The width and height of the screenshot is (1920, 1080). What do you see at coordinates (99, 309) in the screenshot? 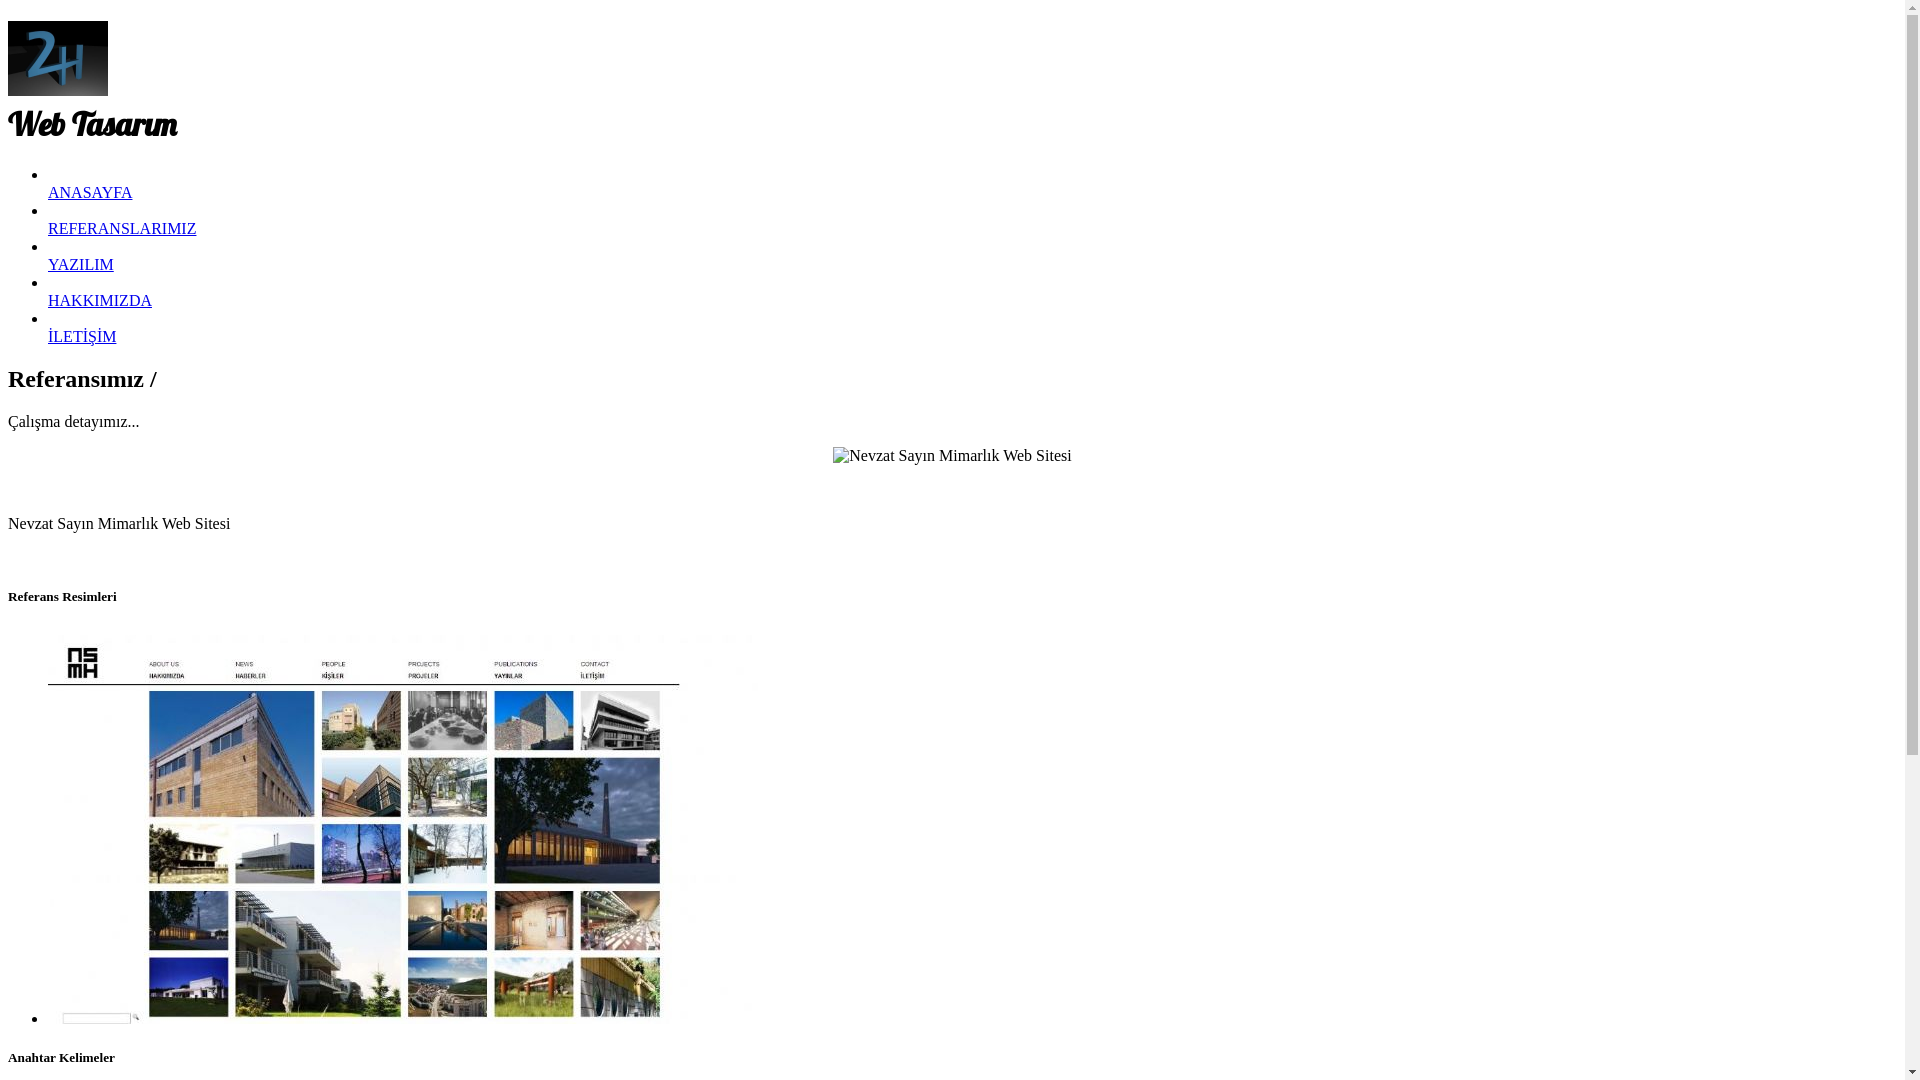
I see `'HAKKIMIZDA'` at bounding box center [99, 309].